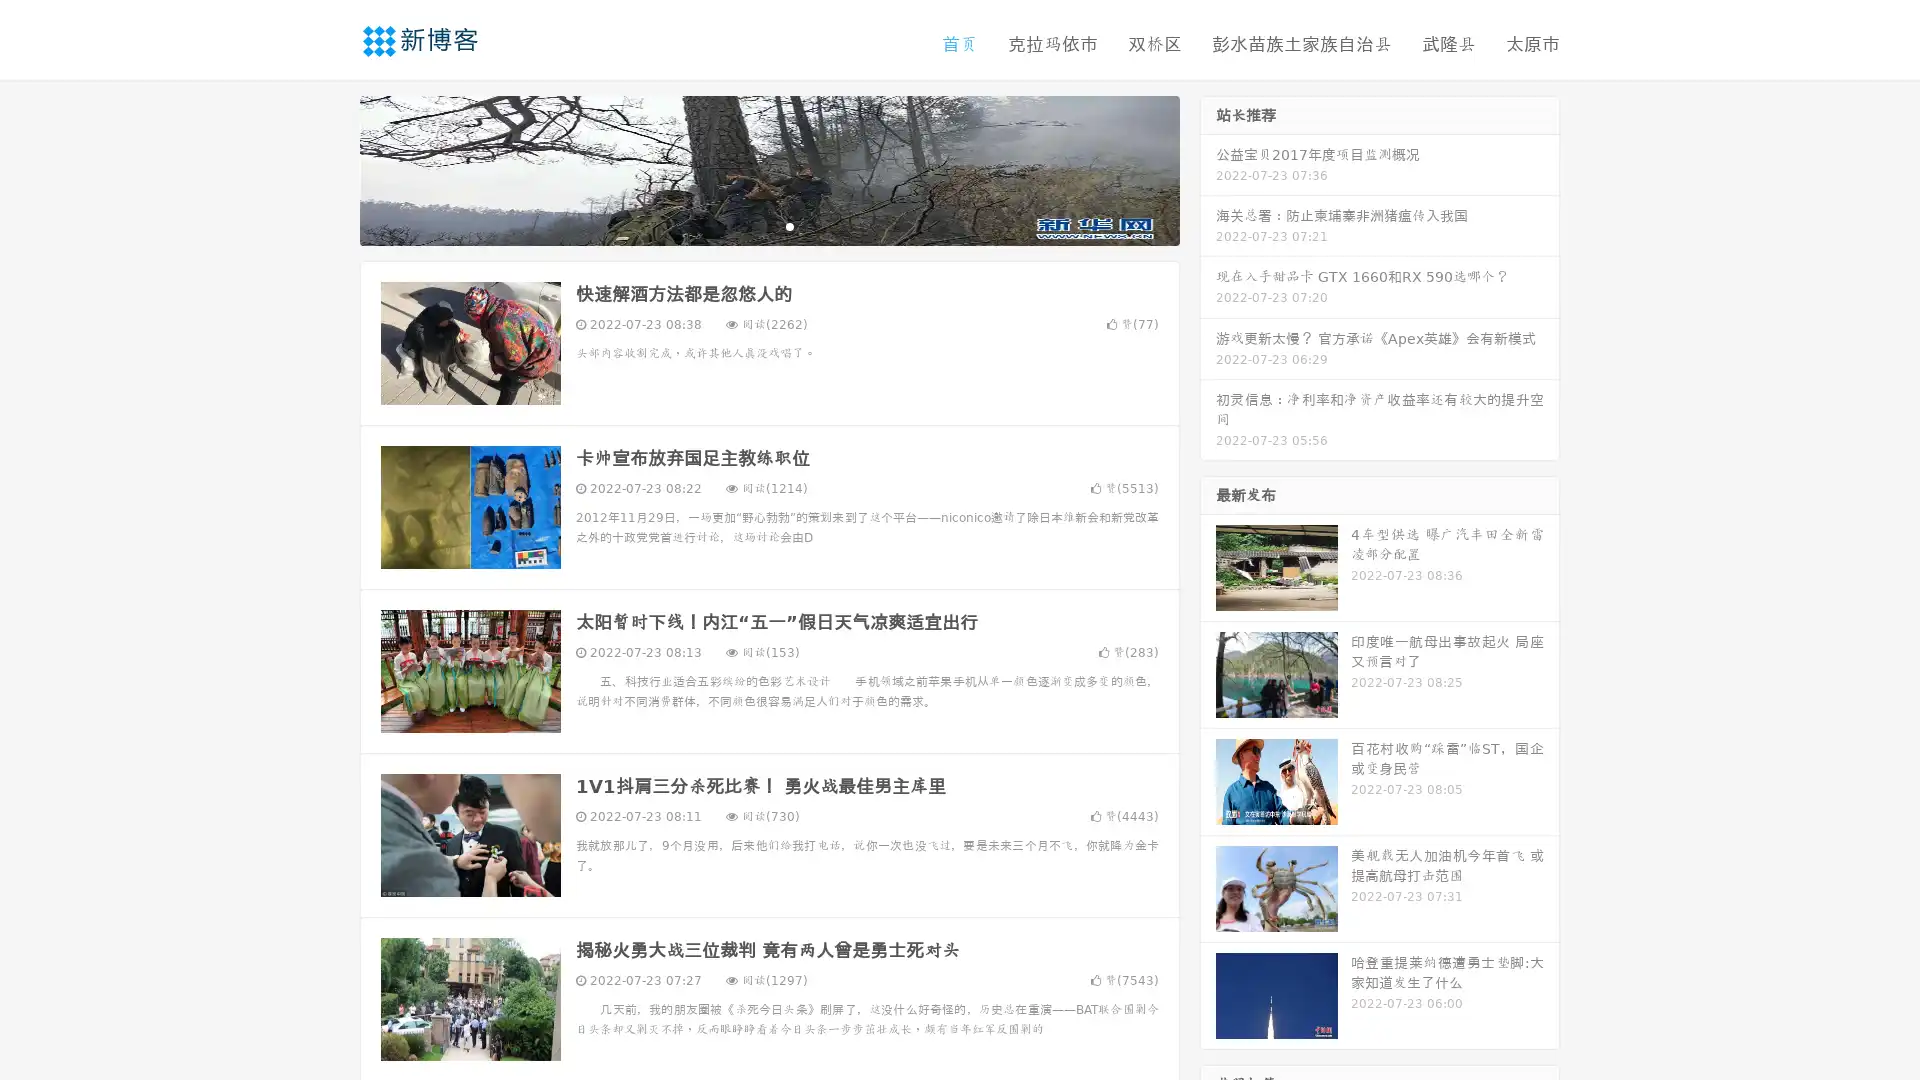 Image resolution: width=1920 pixels, height=1080 pixels. Describe the element at coordinates (330, 168) in the screenshot. I see `Previous slide` at that location.